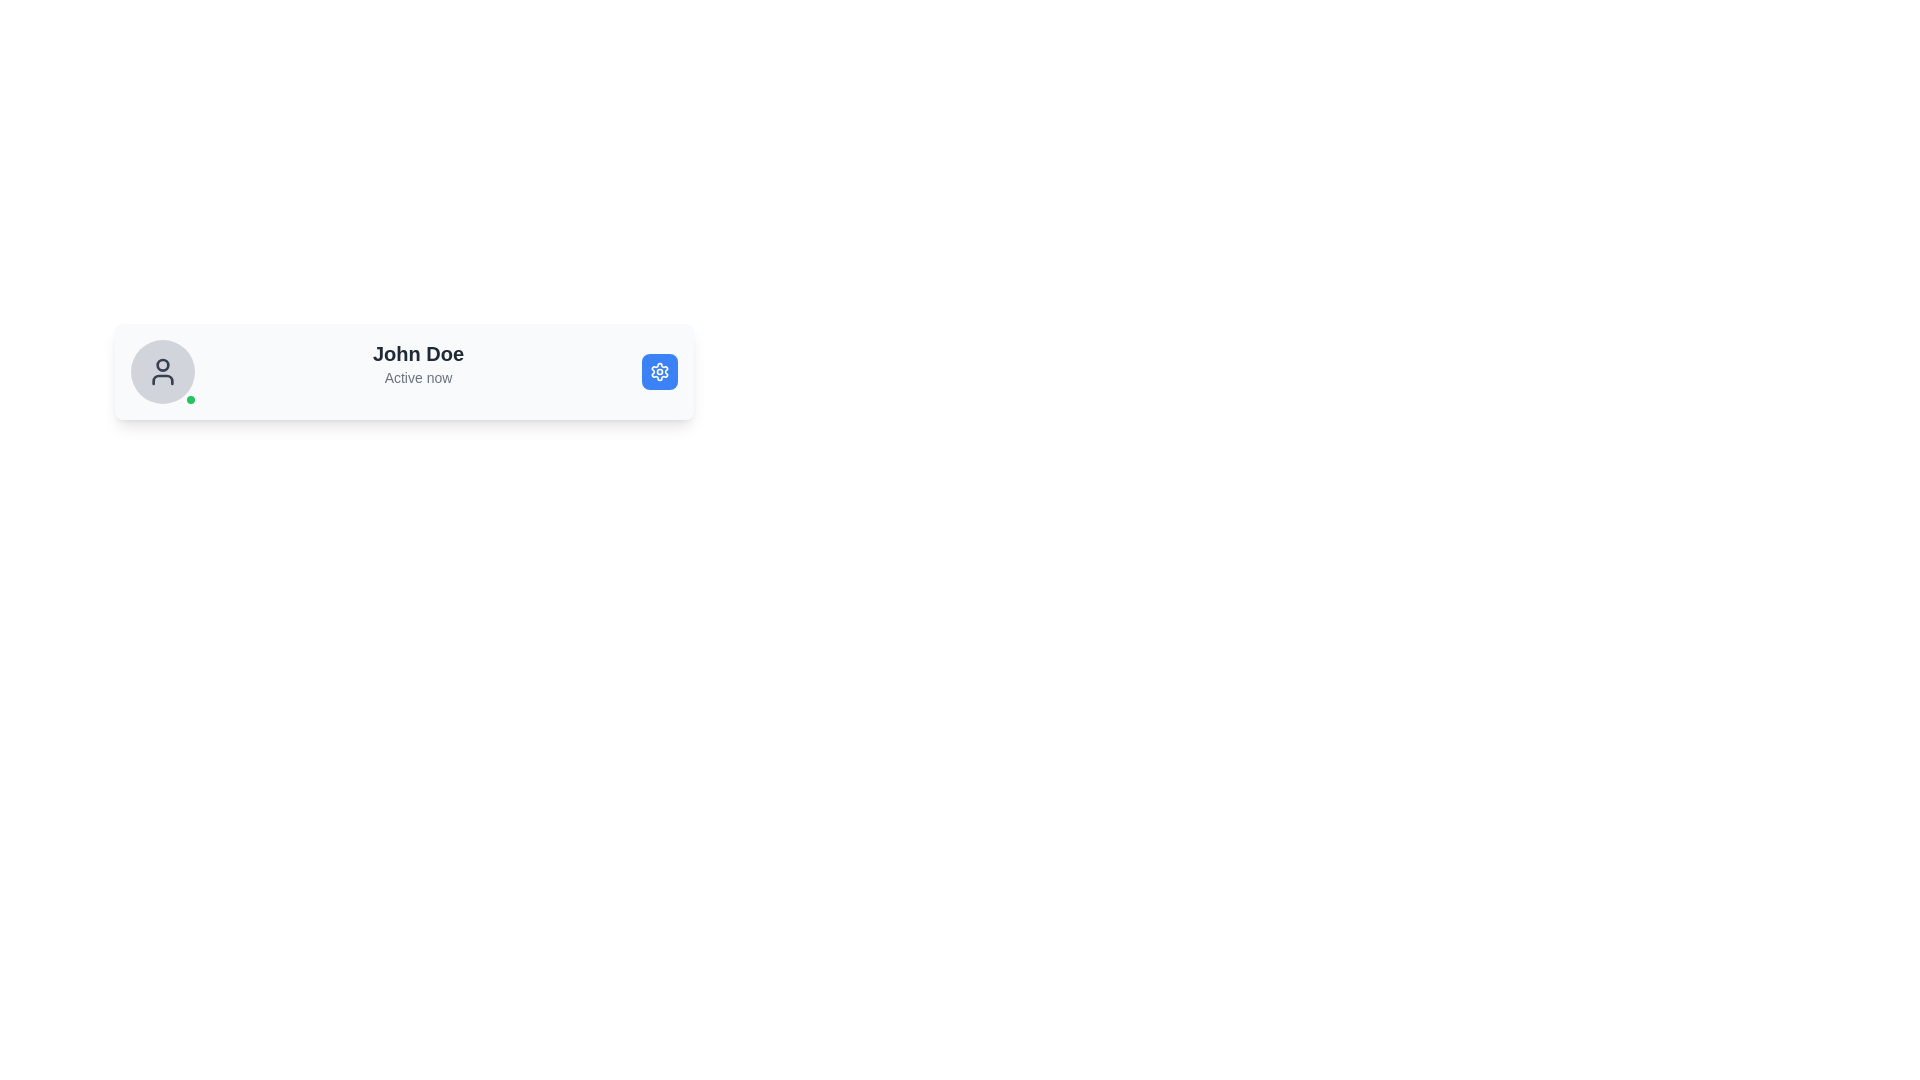 The width and height of the screenshot is (1920, 1080). I want to click on the circular avatar located at the leftmost side of the card, so click(163, 371).